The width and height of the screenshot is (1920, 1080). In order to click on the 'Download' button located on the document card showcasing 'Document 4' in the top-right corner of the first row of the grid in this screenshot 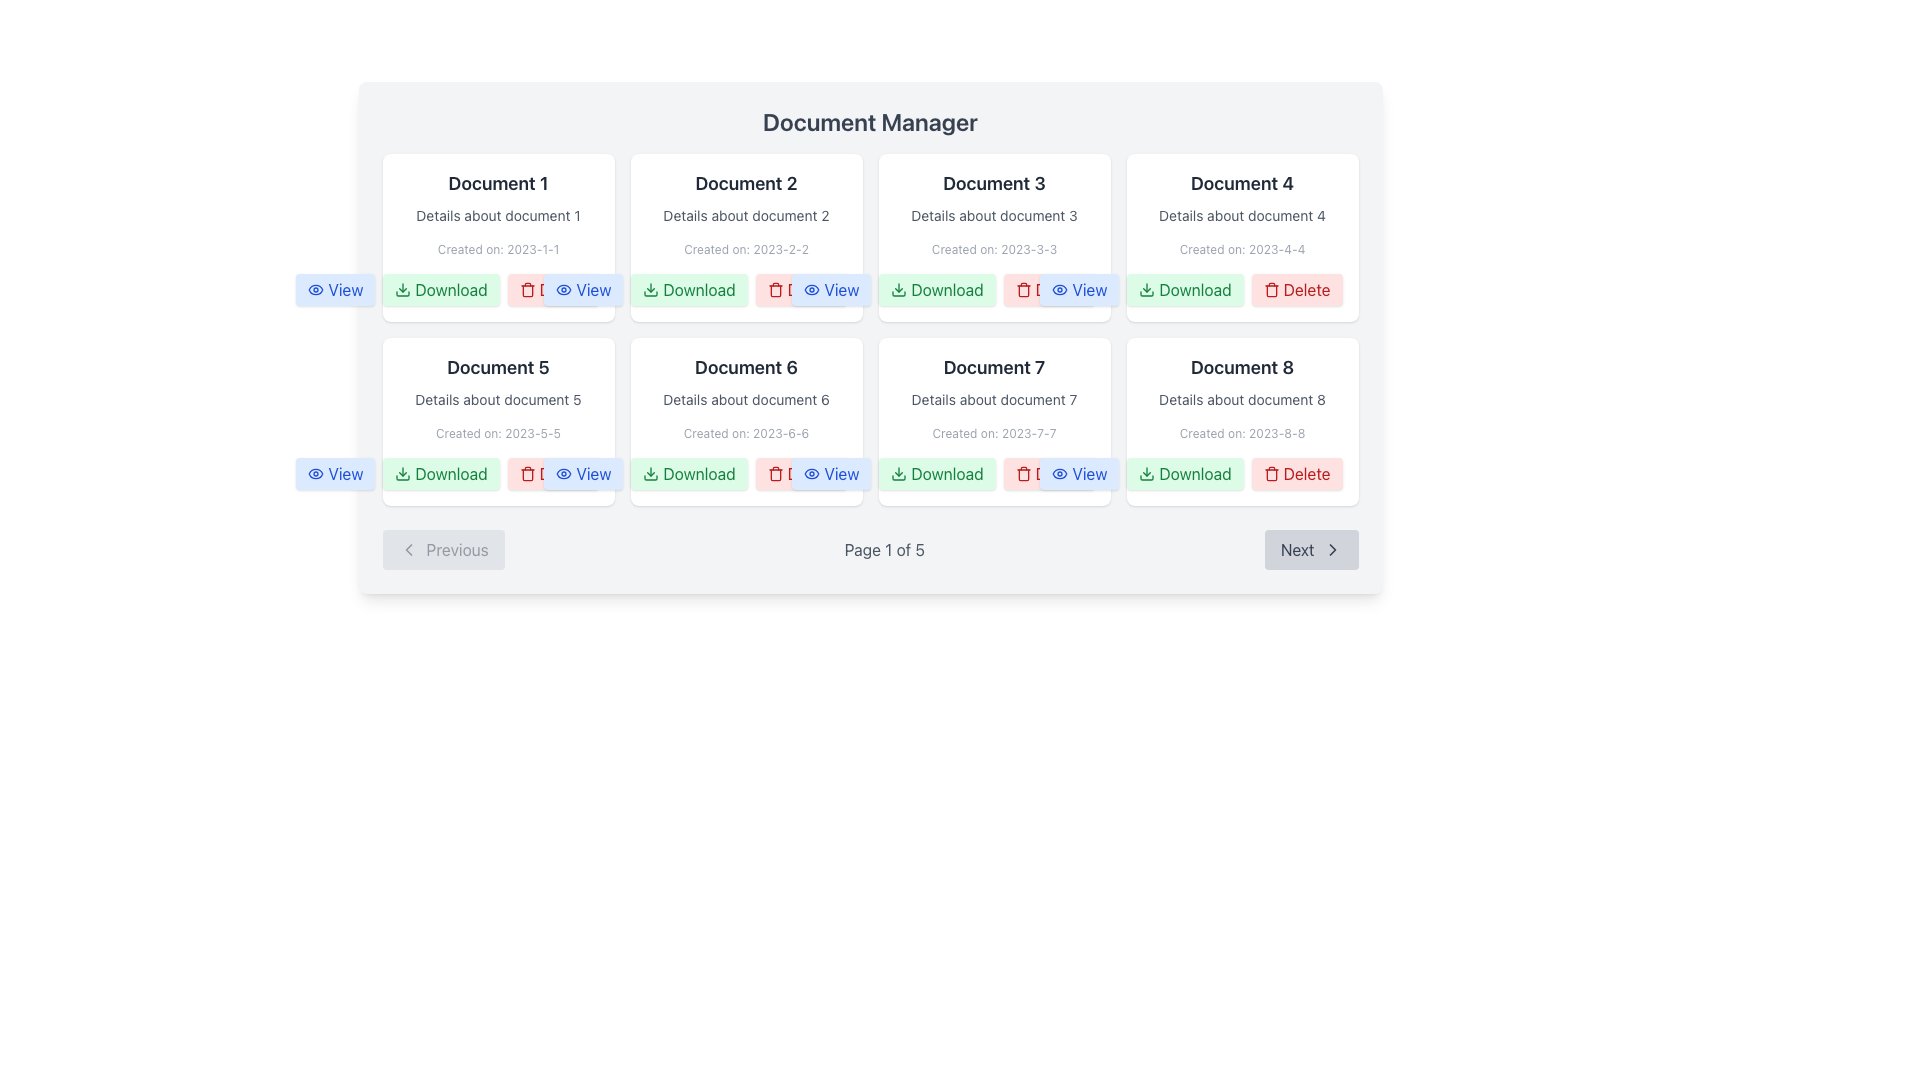, I will do `click(1241, 237)`.